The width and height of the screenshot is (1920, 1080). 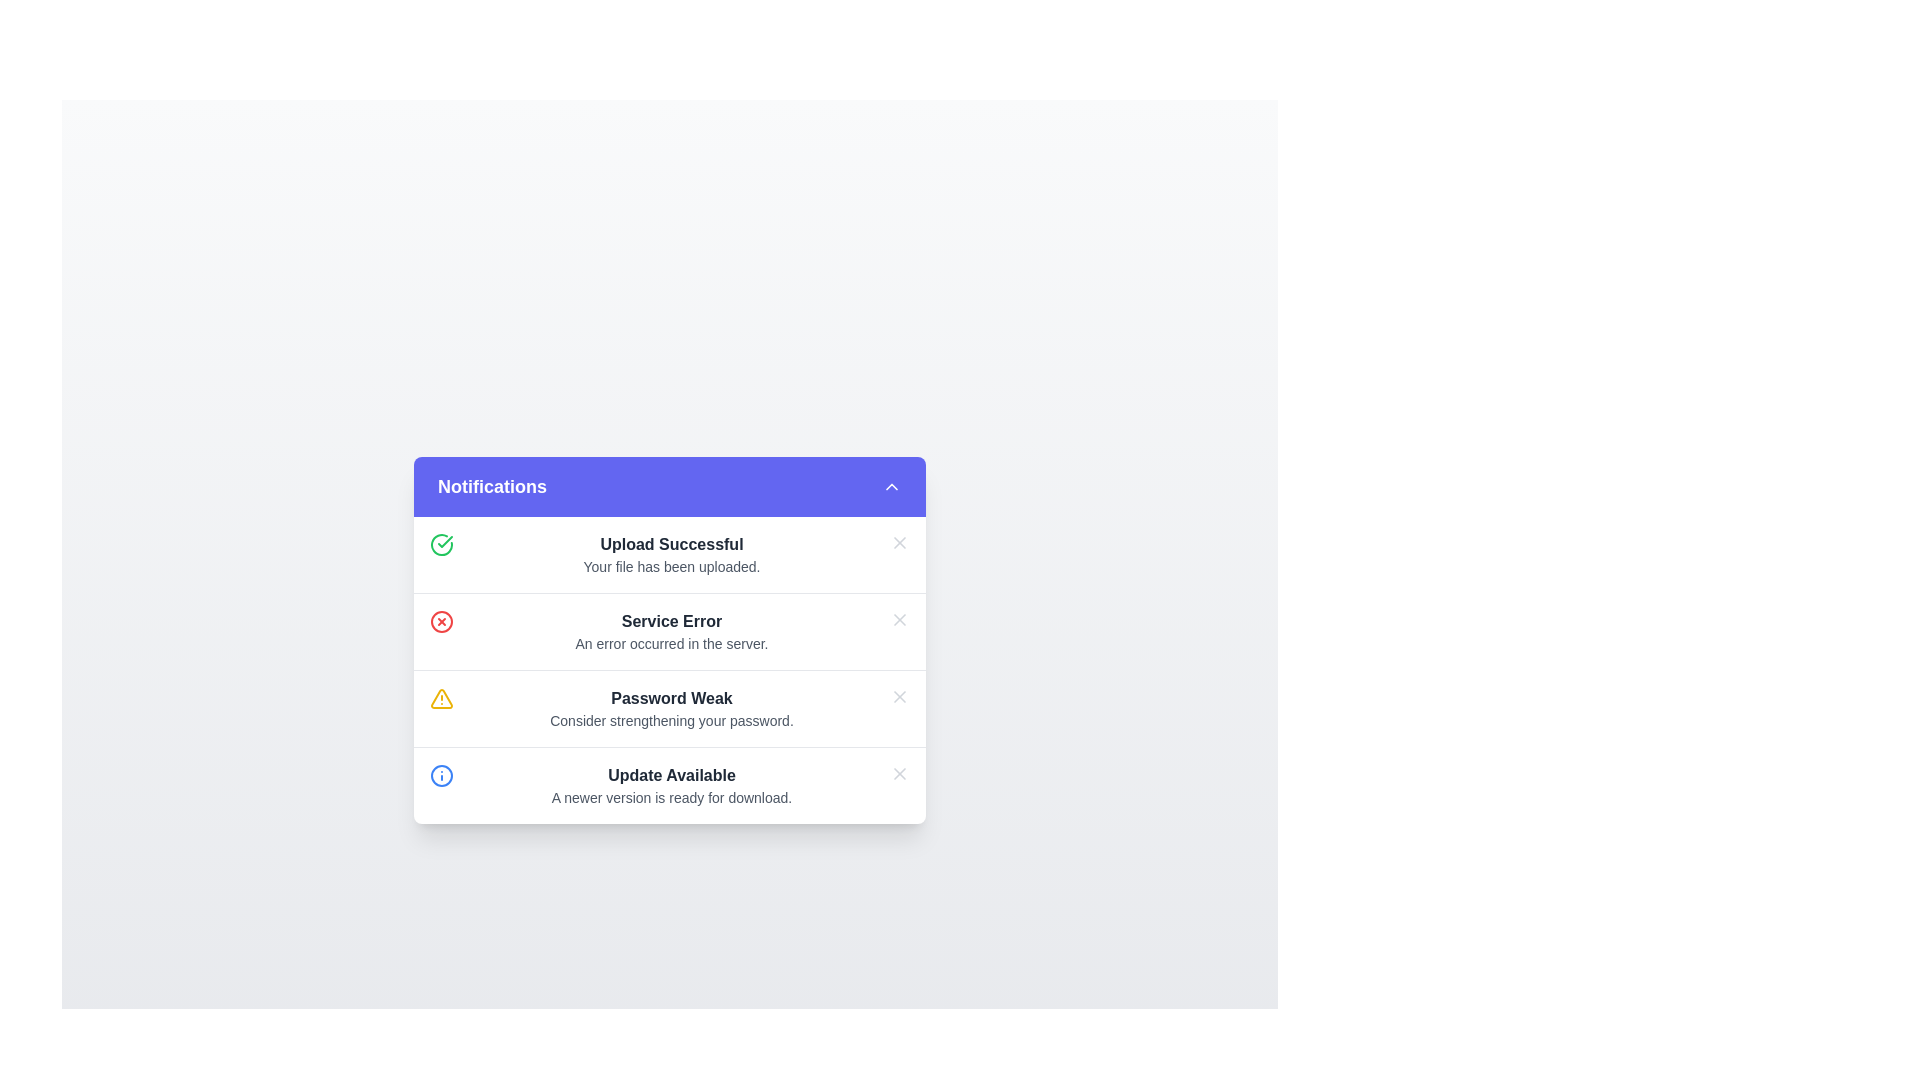 What do you see at coordinates (670, 631) in the screenshot?
I see `title and description of the Notification message indicating a server error, which is the second notification in the Notifications card` at bounding box center [670, 631].